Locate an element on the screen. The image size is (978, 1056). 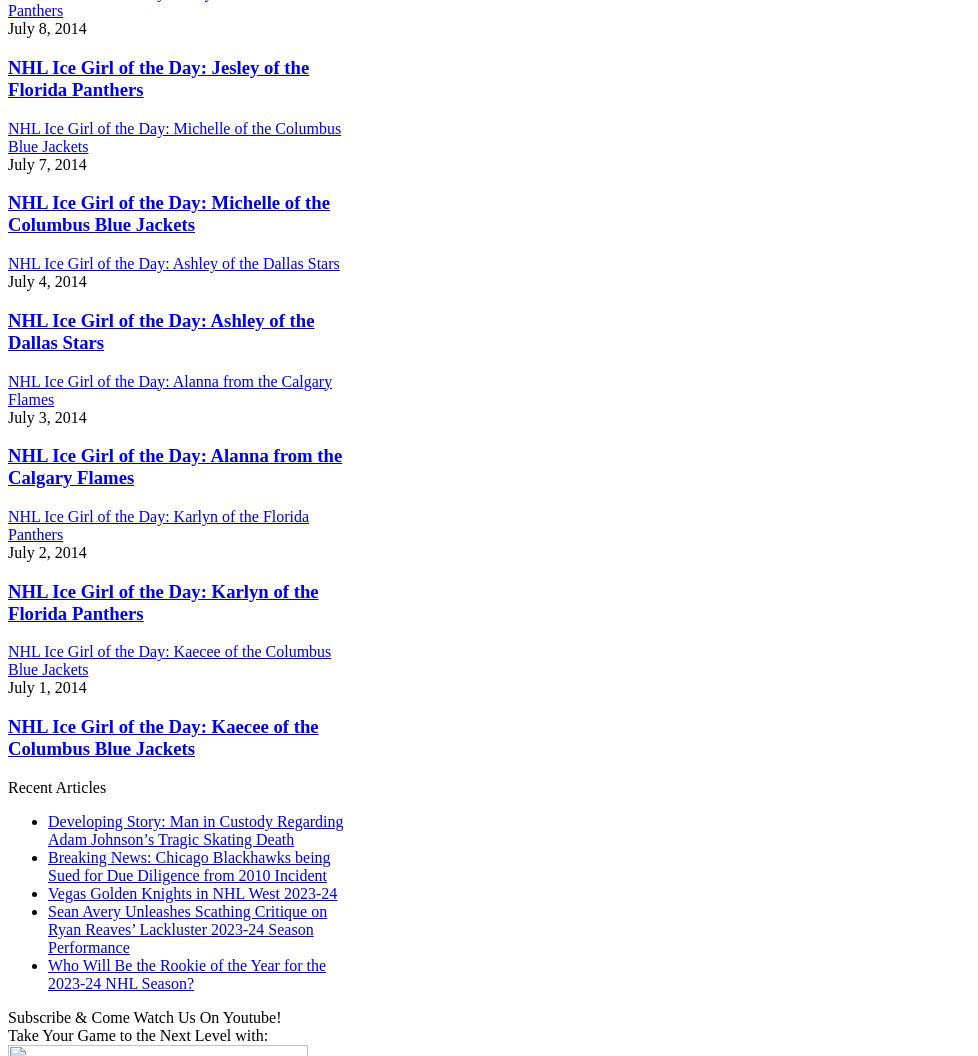
'Breaking News: Chicago Blackhawks being Sued for Due Diligence from 2010 Incident' is located at coordinates (48, 864).